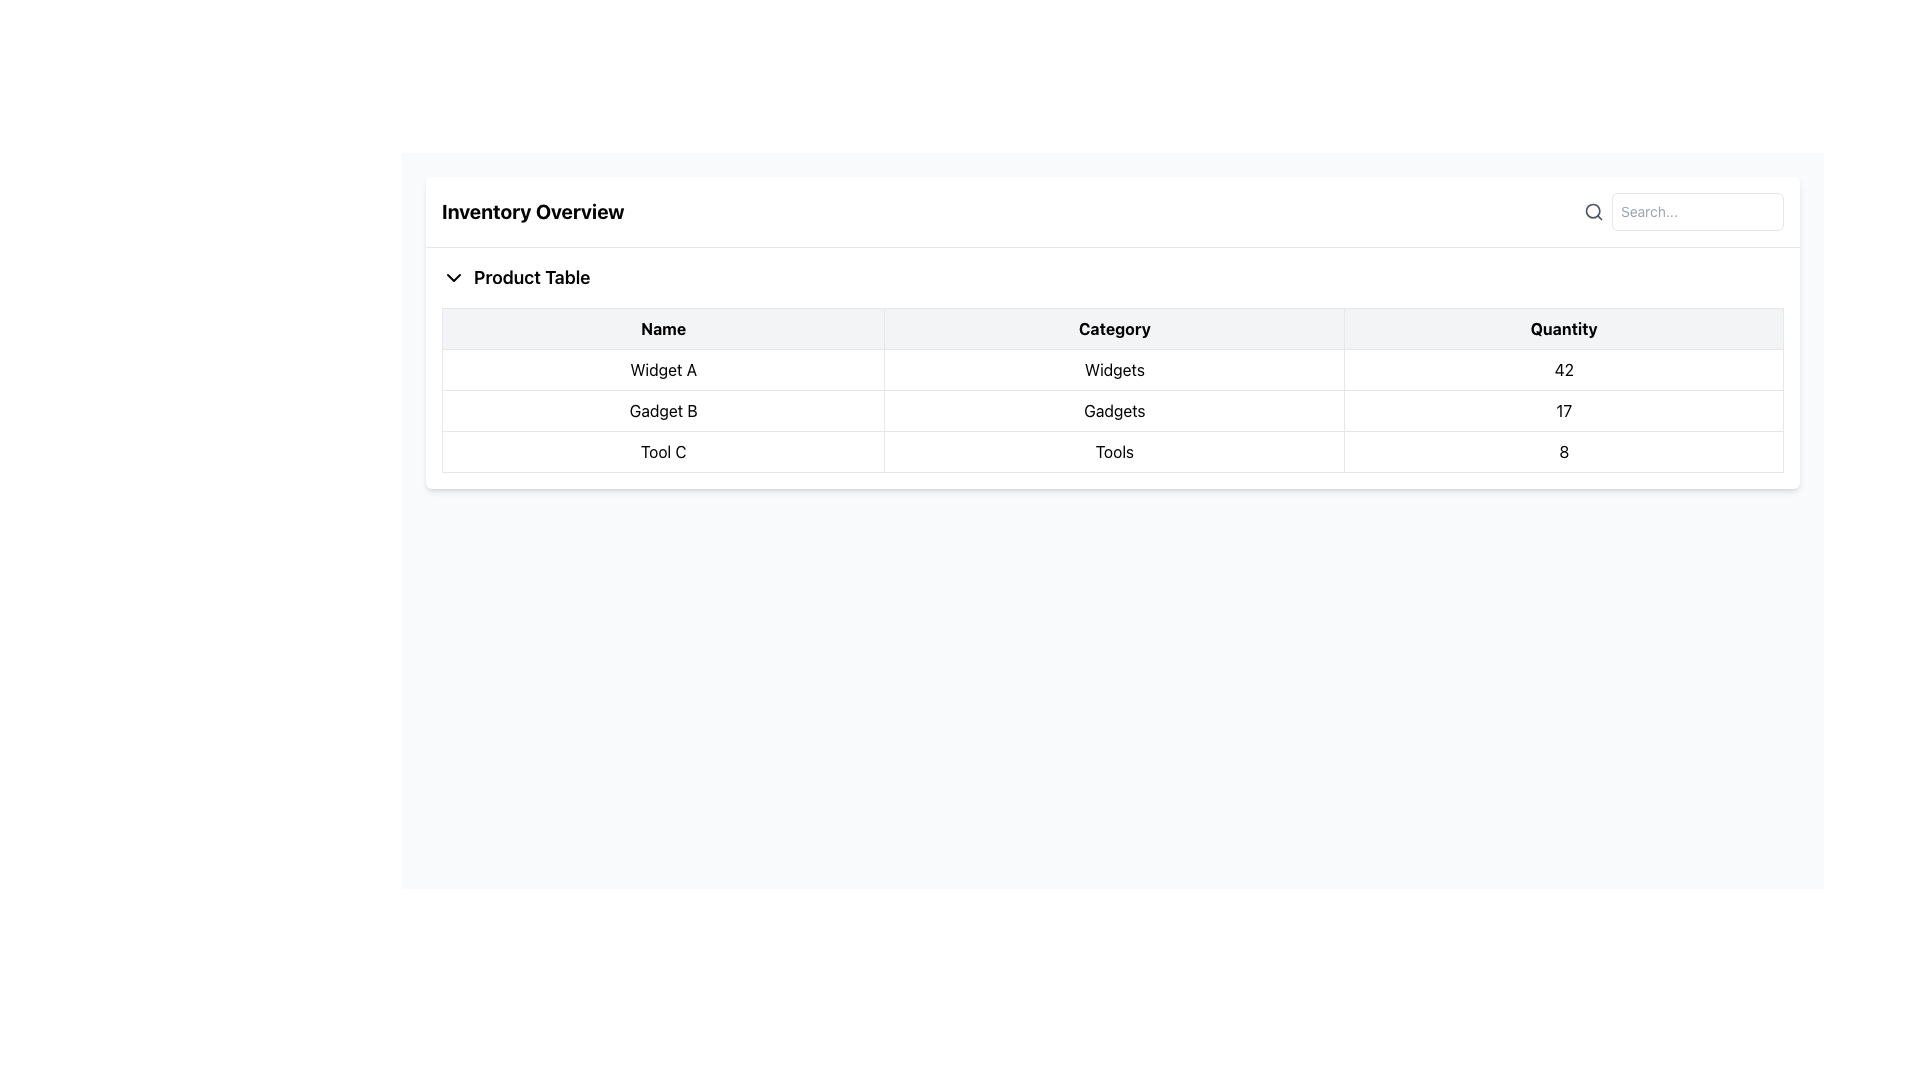  What do you see at coordinates (1563, 451) in the screenshot?
I see `the numeral '8' in bold black text located in the last cell of the 'Quantity' column for 'Tool C' in the table` at bounding box center [1563, 451].